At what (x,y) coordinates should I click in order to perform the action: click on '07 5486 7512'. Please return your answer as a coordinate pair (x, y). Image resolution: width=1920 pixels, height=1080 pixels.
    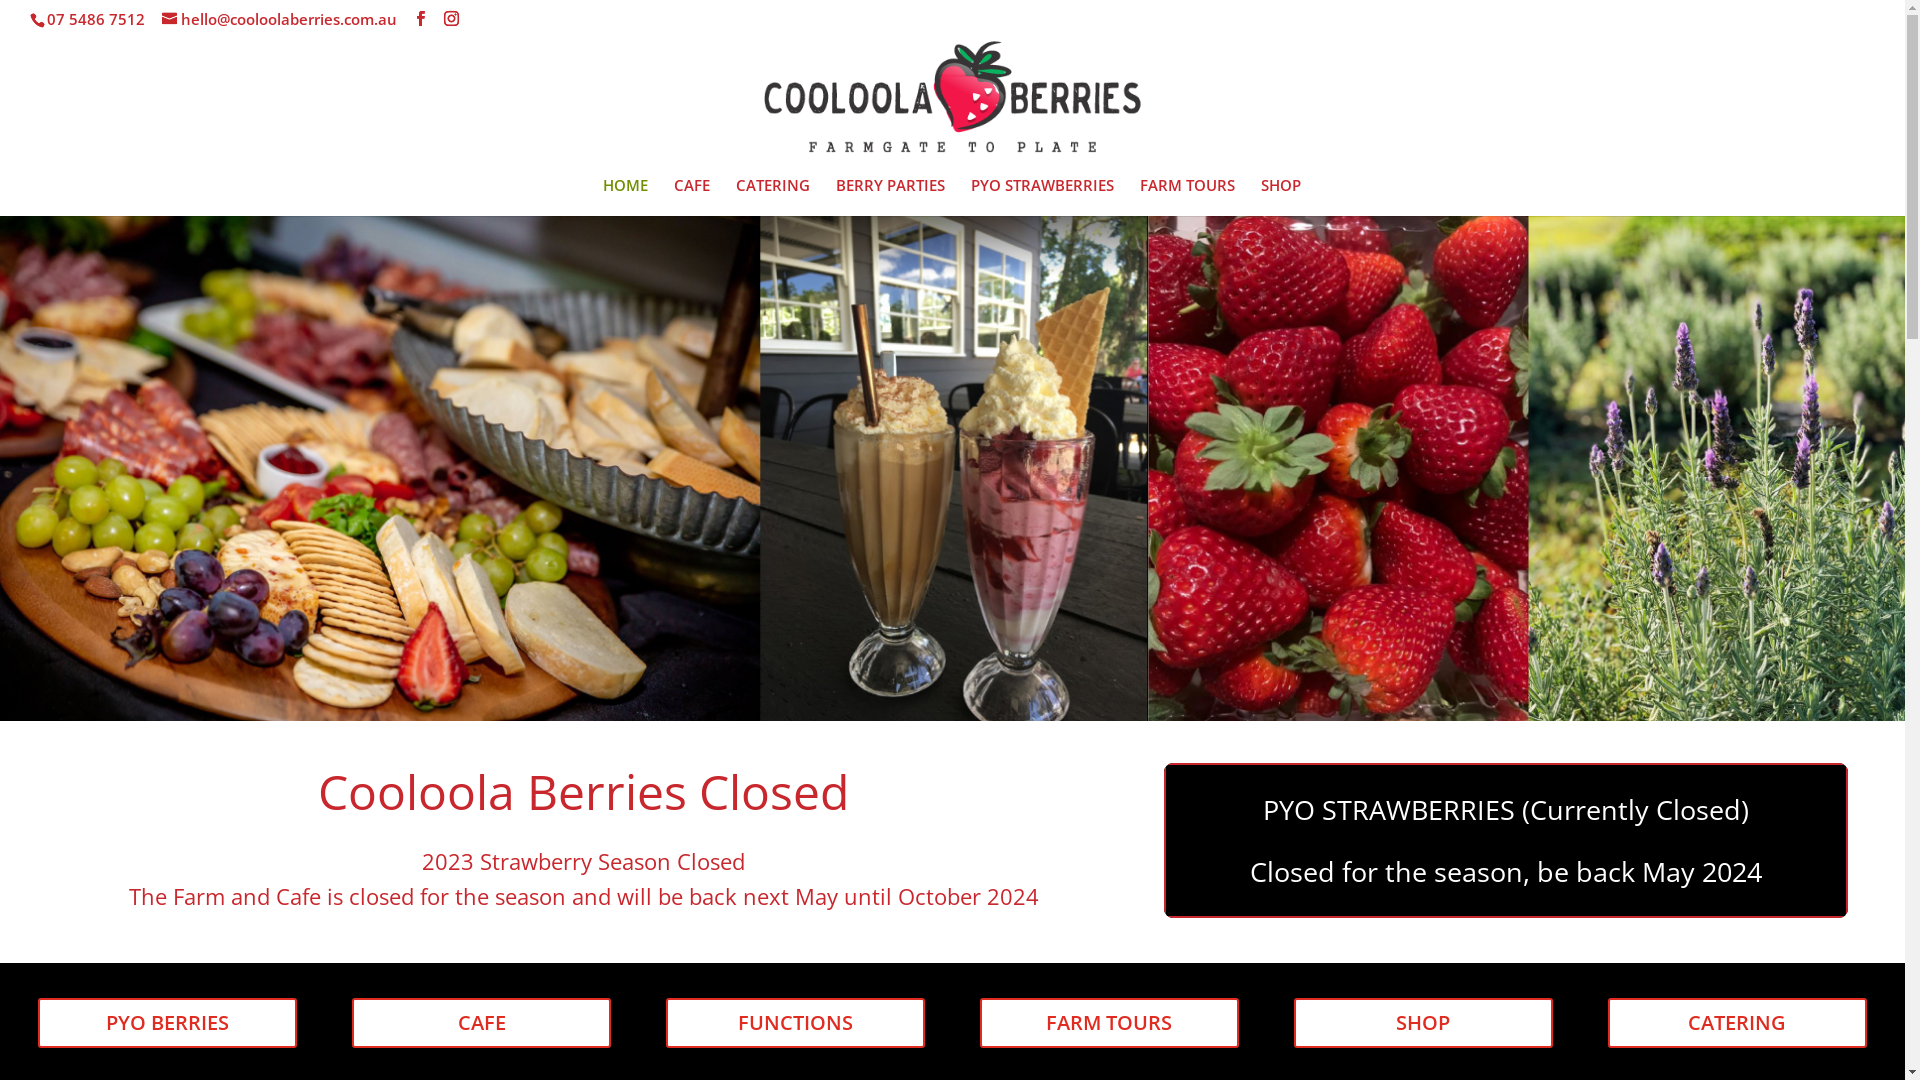
    Looking at the image, I should click on (95, 19).